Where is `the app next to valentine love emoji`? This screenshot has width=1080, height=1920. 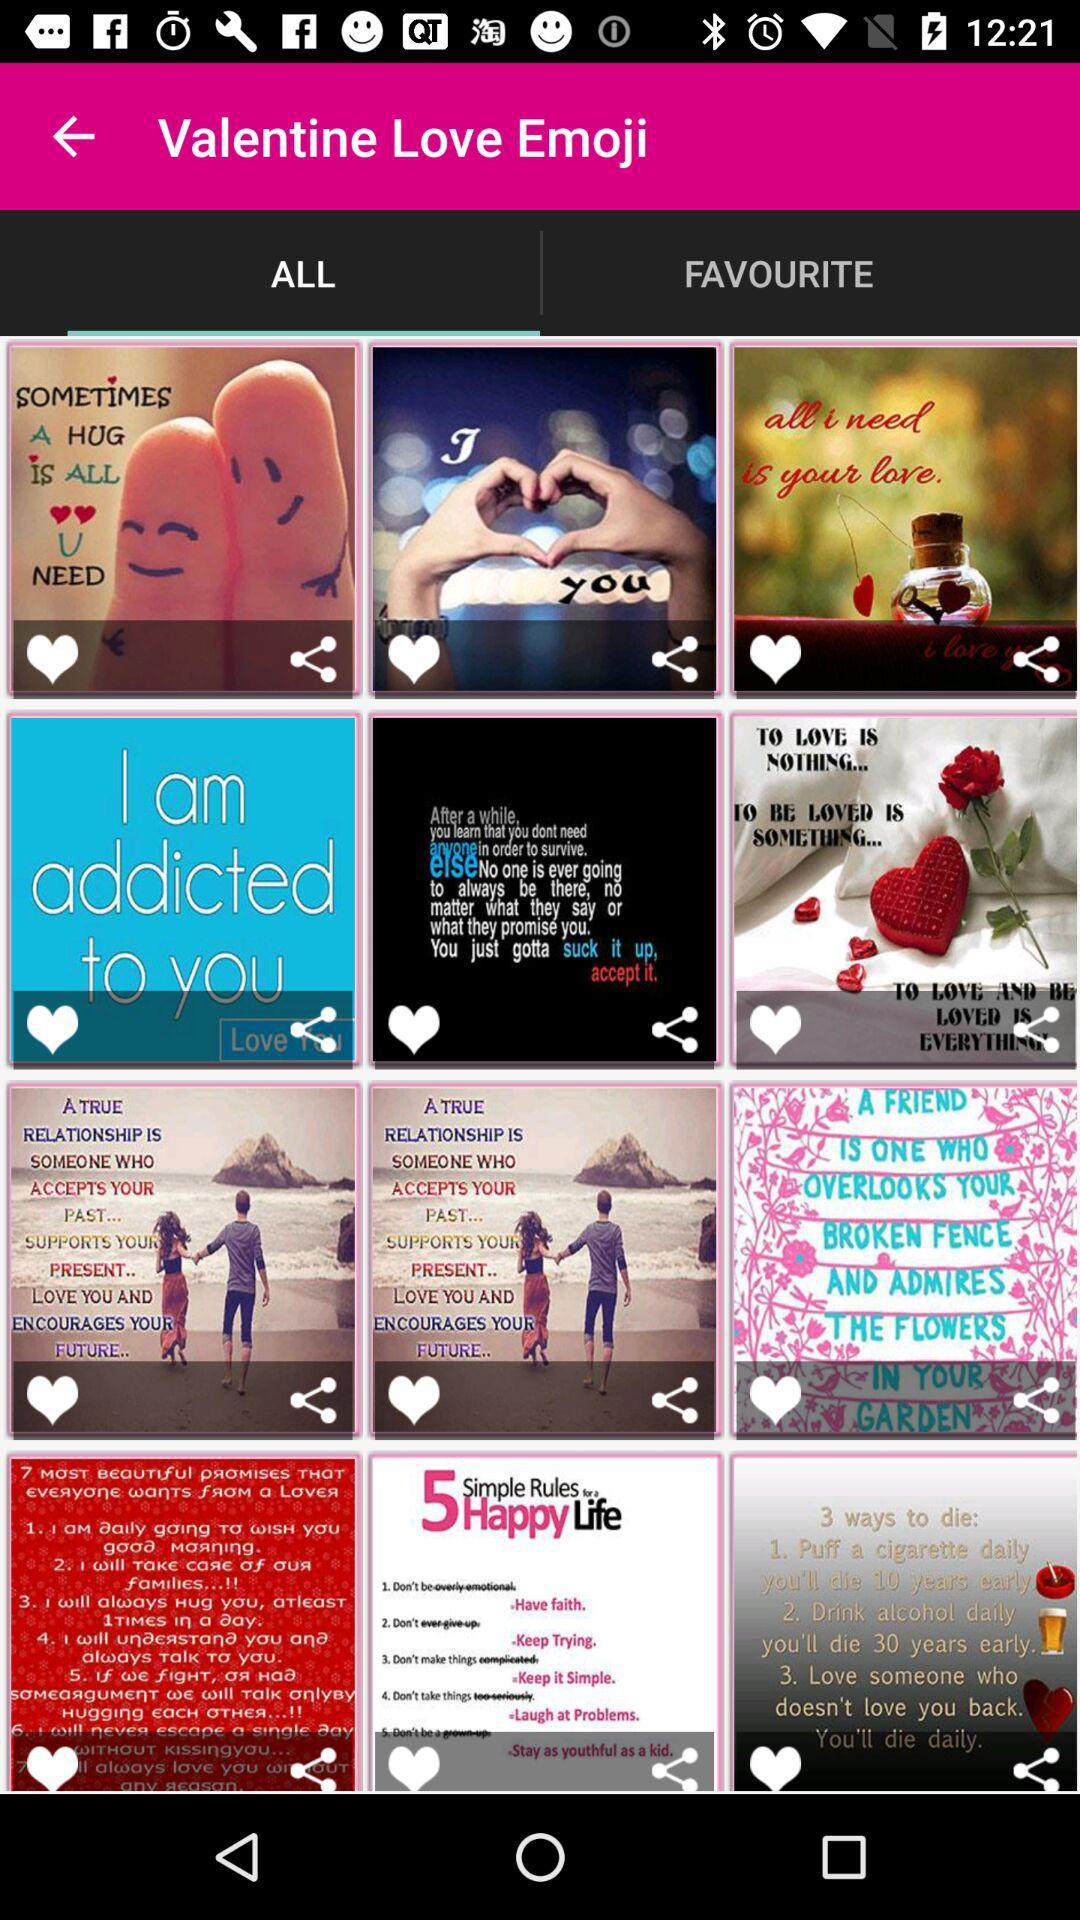
the app next to valentine love emoji is located at coordinates (72, 135).